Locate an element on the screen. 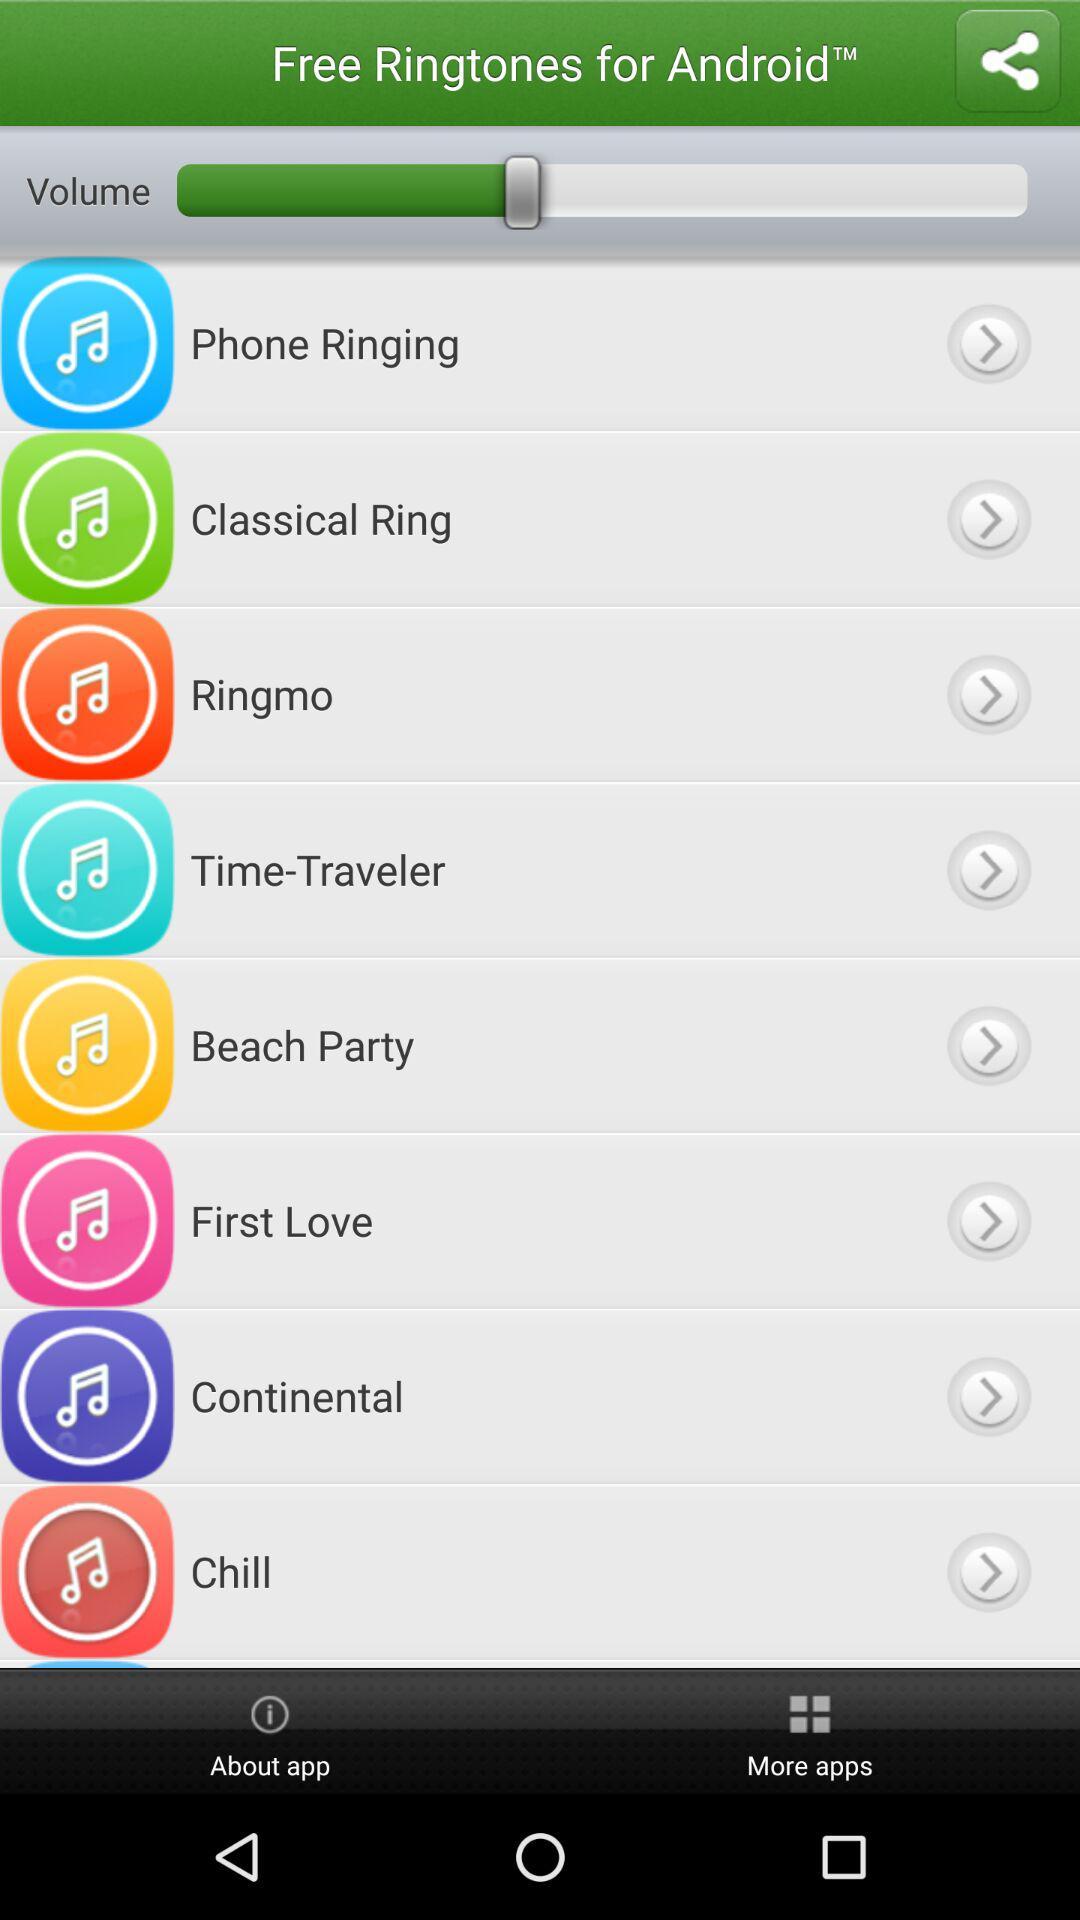 The width and height of the screenshot is (1080, 1920). play is located at coordinates (987, 518).